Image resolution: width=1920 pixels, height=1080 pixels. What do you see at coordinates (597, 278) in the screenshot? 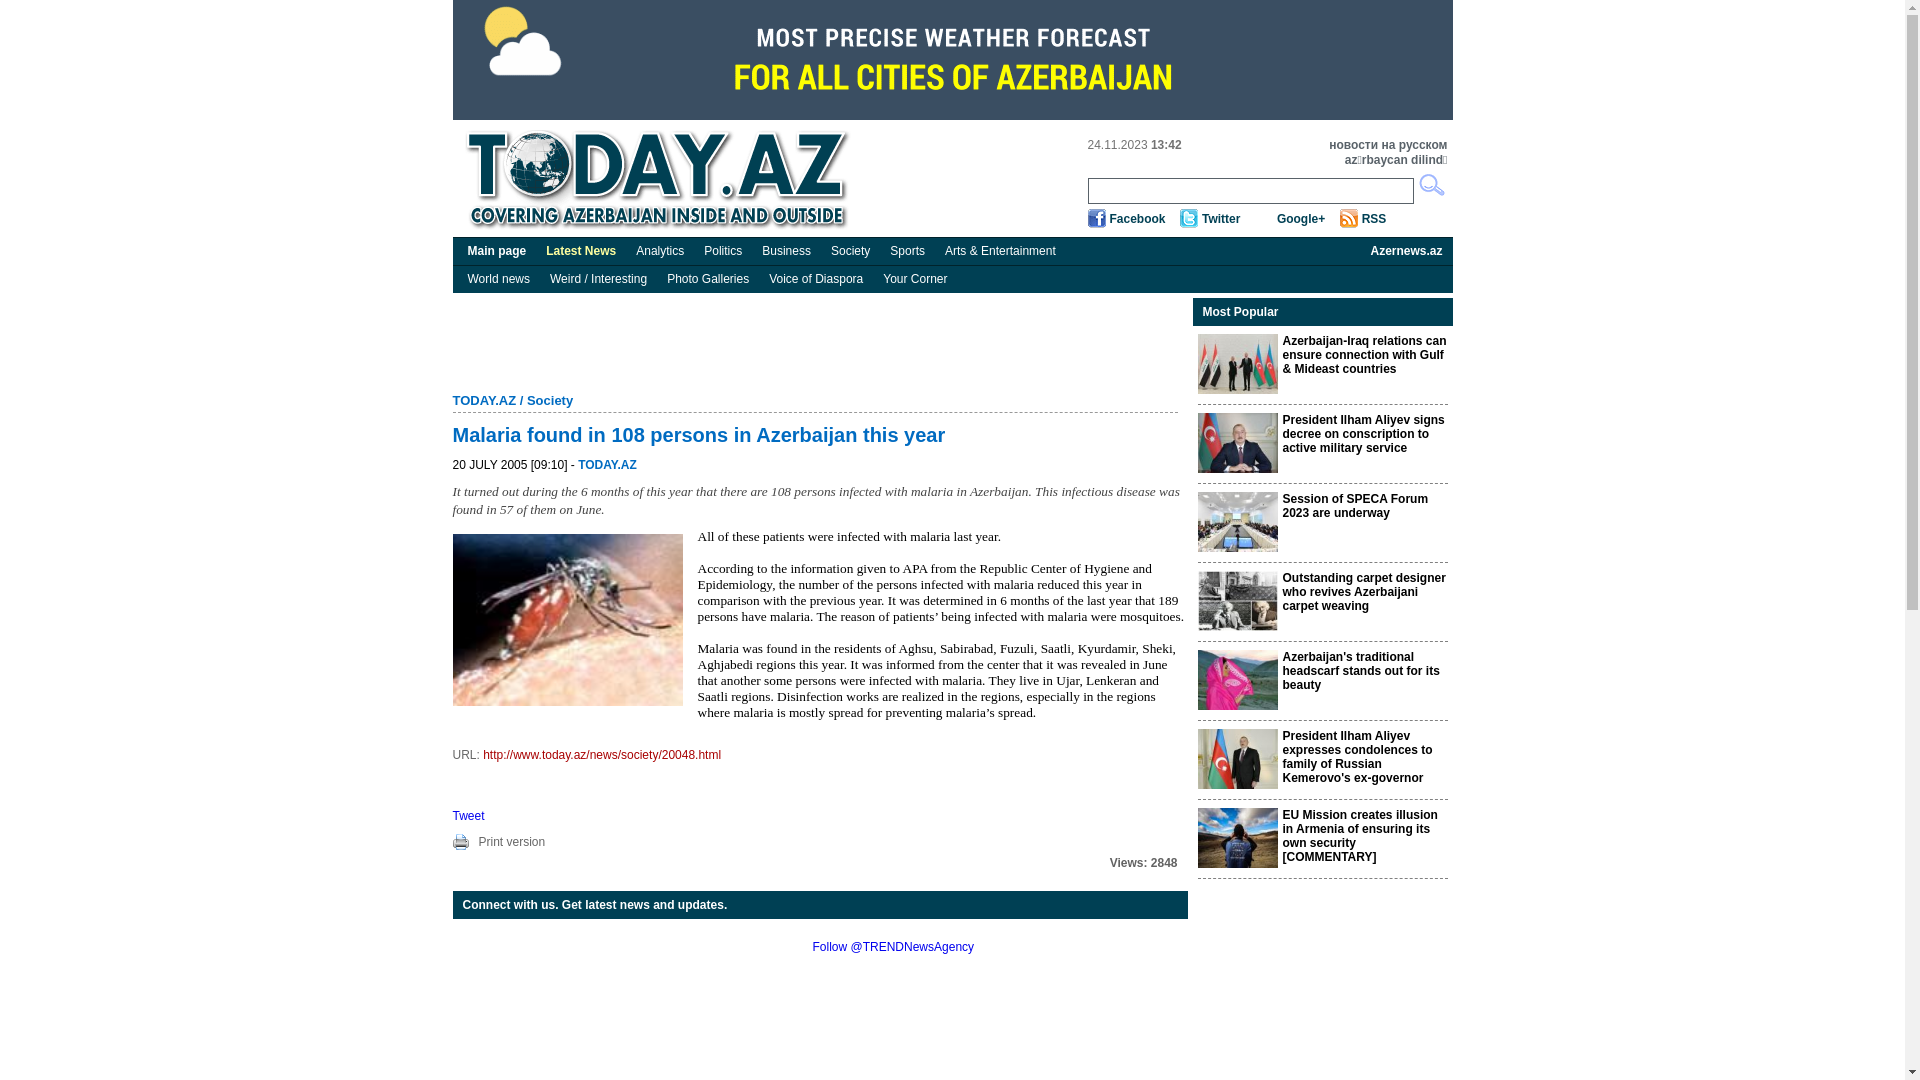
I see `'Weird / Interesting'` at bounding box center [597, 278].